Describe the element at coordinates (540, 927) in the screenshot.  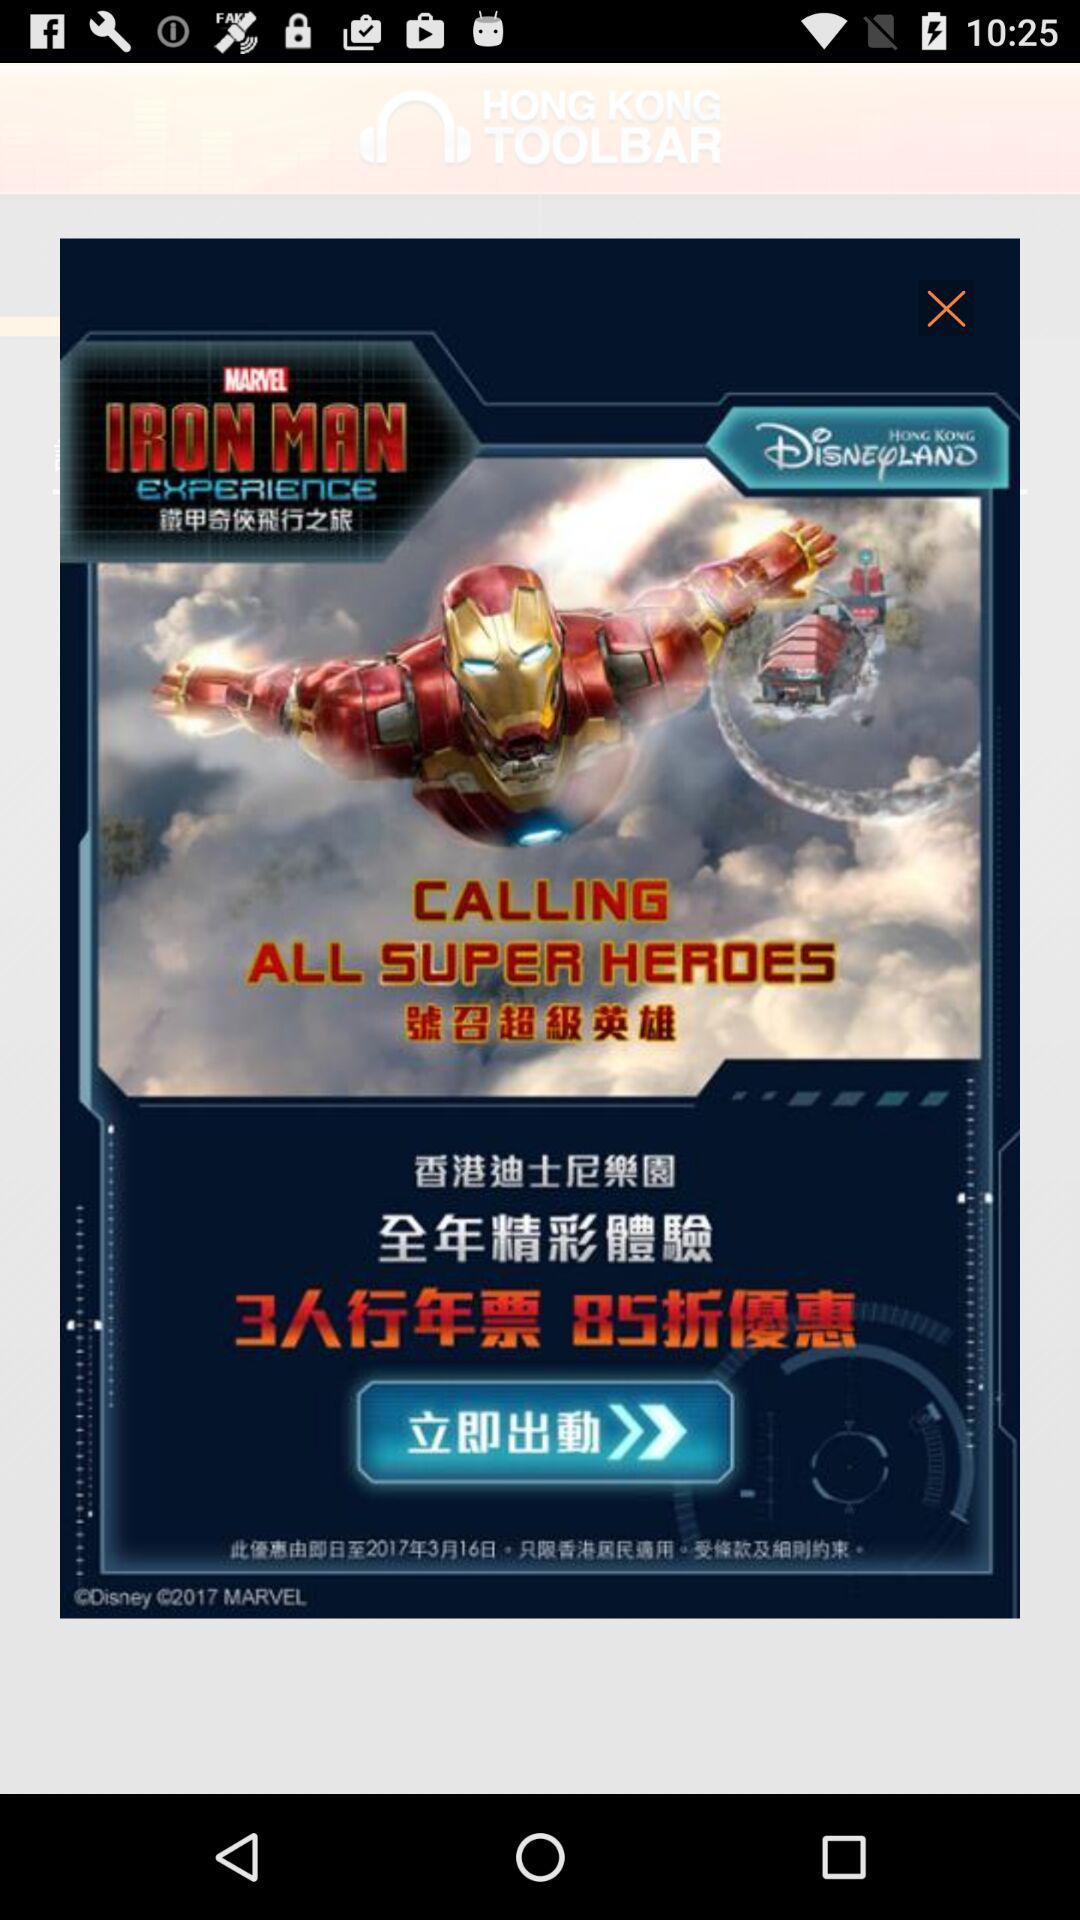
I see `open advertisement` at that location.